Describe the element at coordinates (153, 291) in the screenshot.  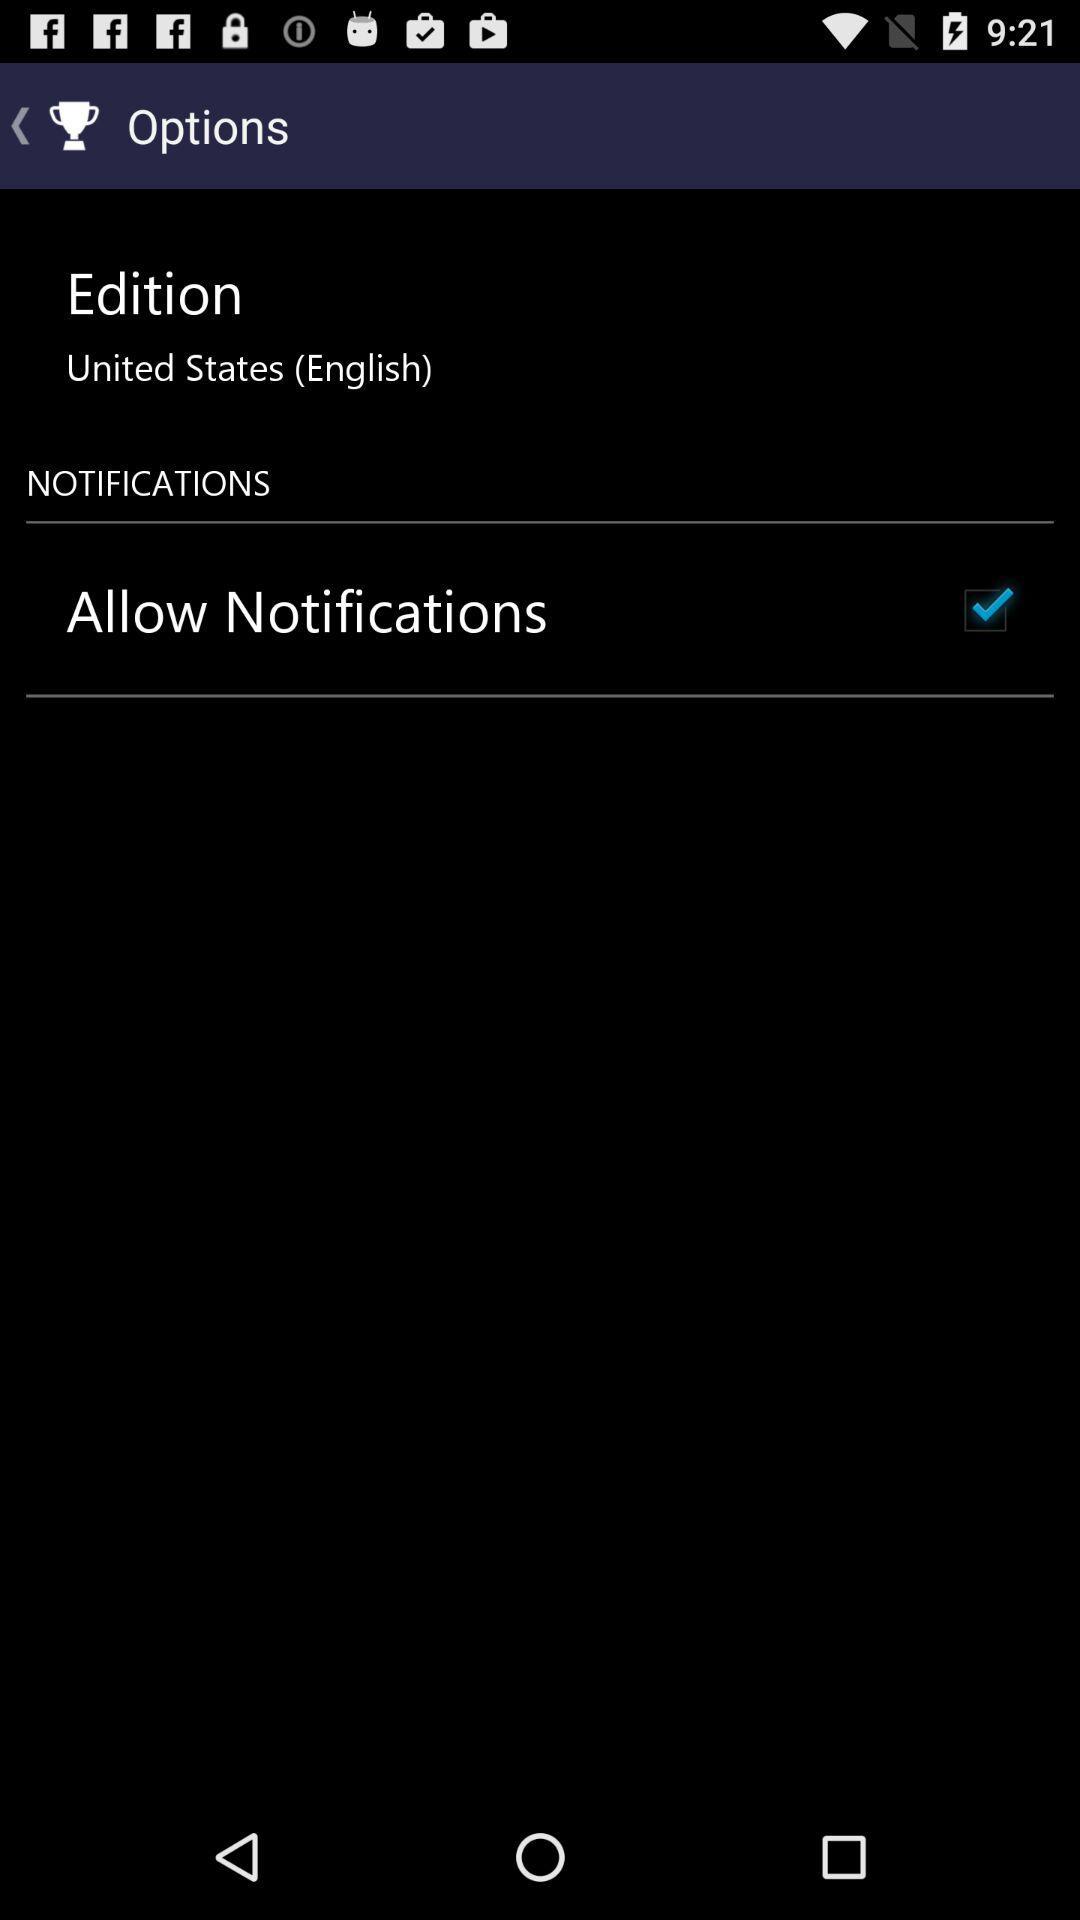
I see `icon above united states (english) item` at that location.